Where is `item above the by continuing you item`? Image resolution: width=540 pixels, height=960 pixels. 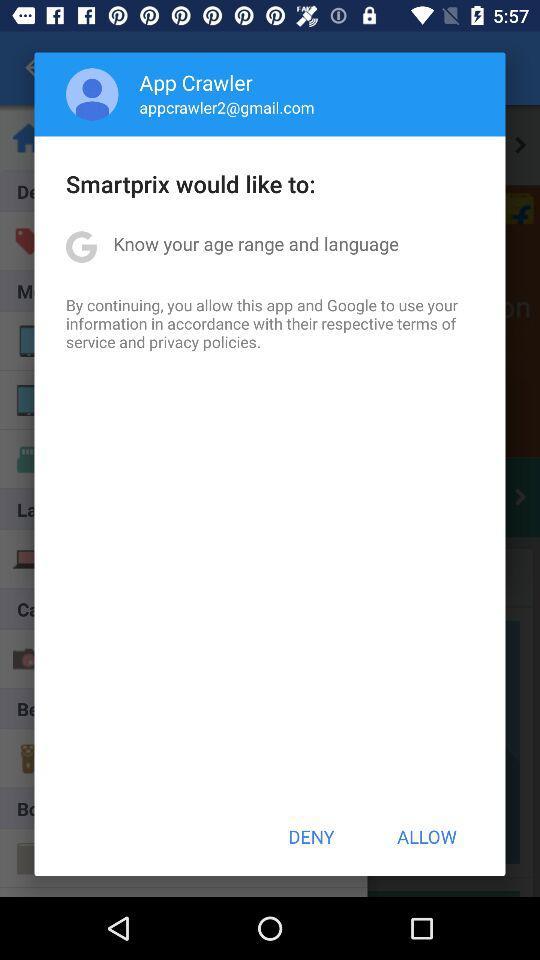
item above the by continuing you item is located at coordinates (256, 242).